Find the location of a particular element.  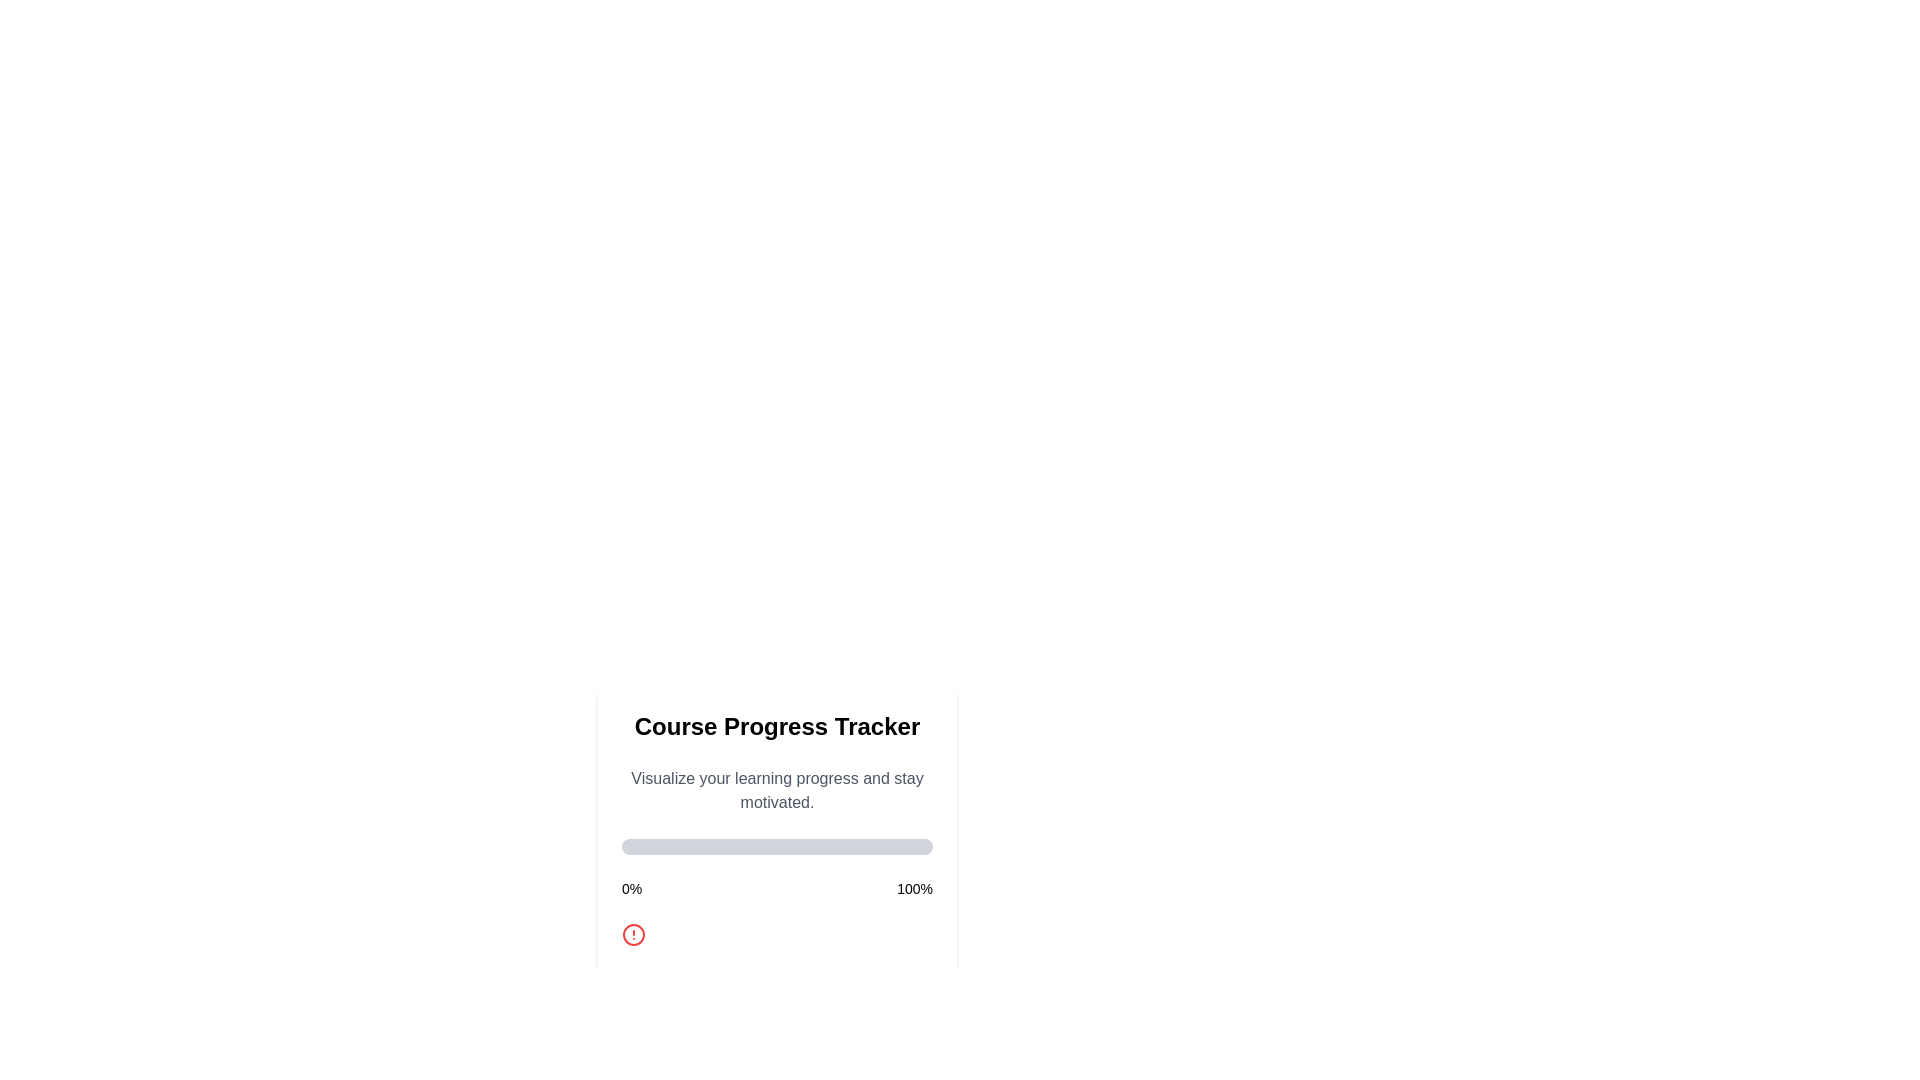

the static text element displaying '0%' which indicates the starting point of progress is located at coordinates (631, 887).